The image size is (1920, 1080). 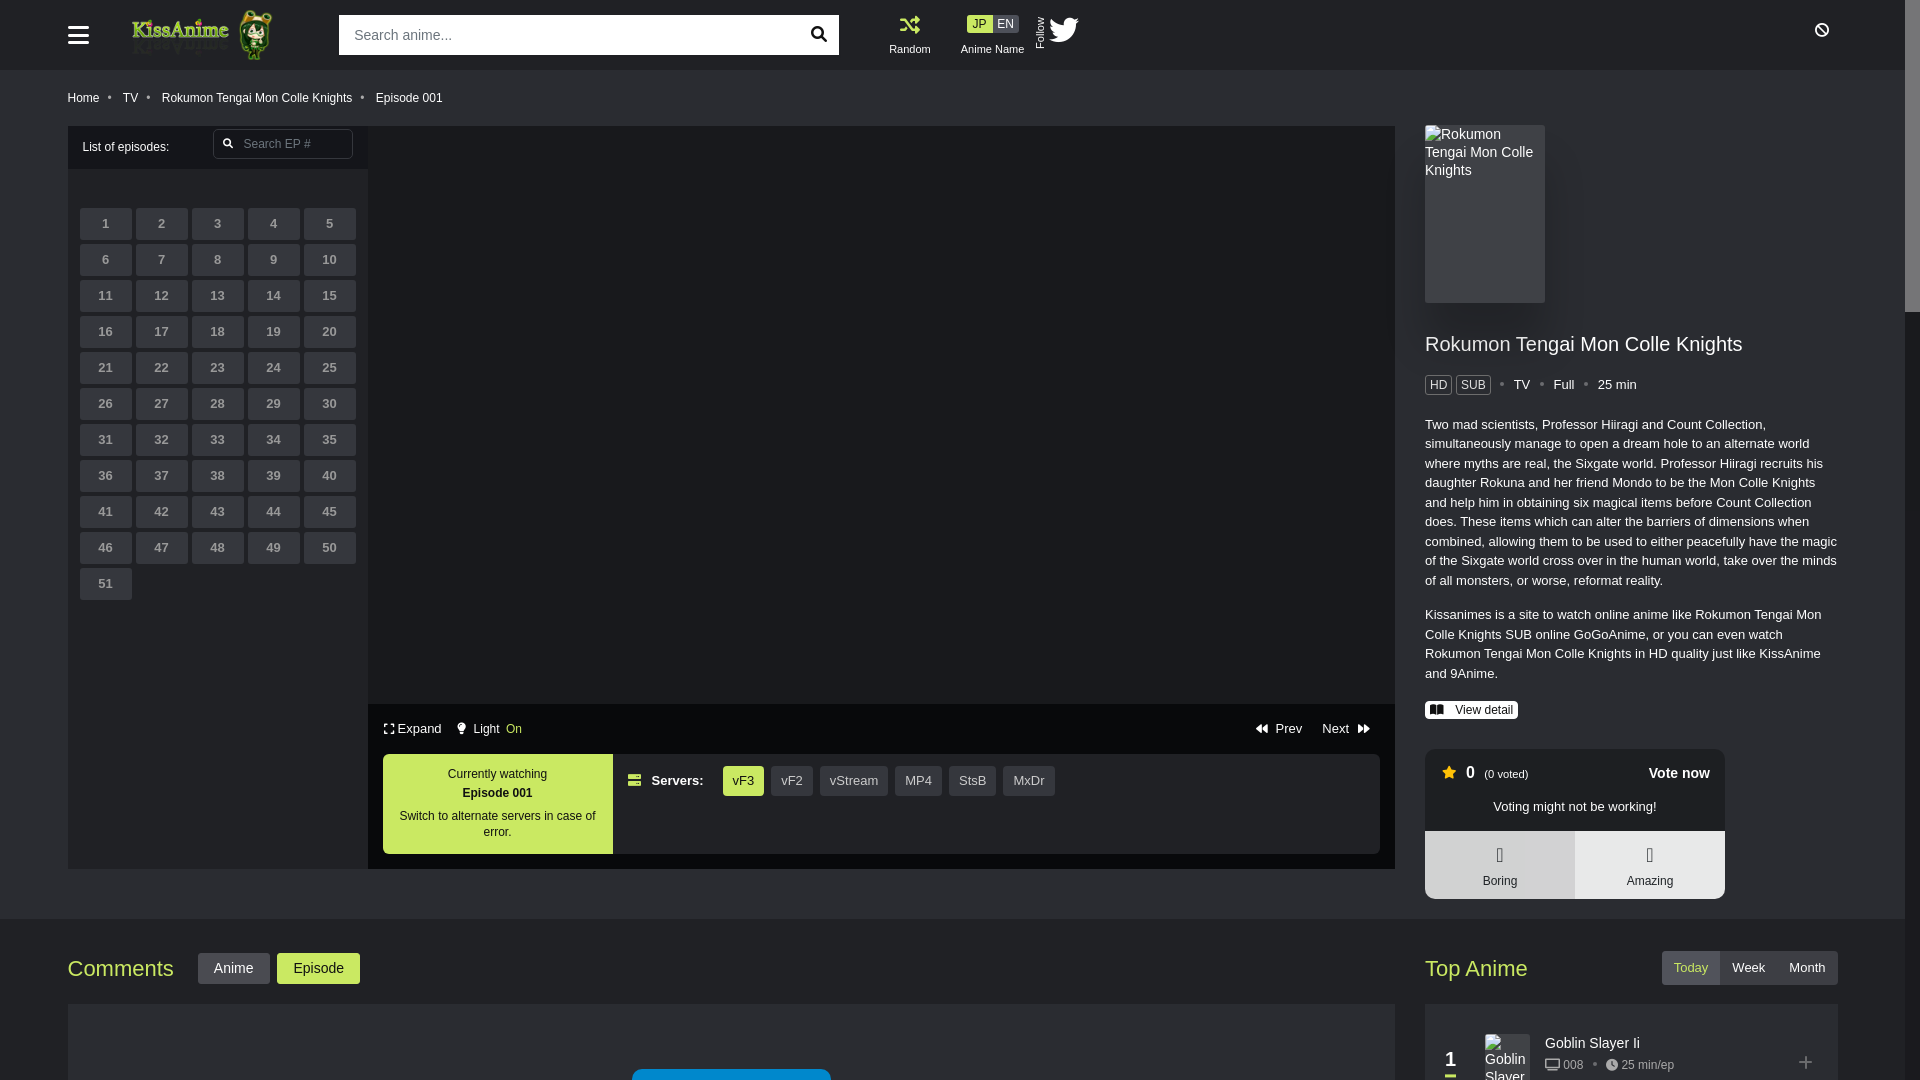 What do you see at coordinates (162, 330) in the screenshot?
I see `'17'` at bounding box center [162, 330].